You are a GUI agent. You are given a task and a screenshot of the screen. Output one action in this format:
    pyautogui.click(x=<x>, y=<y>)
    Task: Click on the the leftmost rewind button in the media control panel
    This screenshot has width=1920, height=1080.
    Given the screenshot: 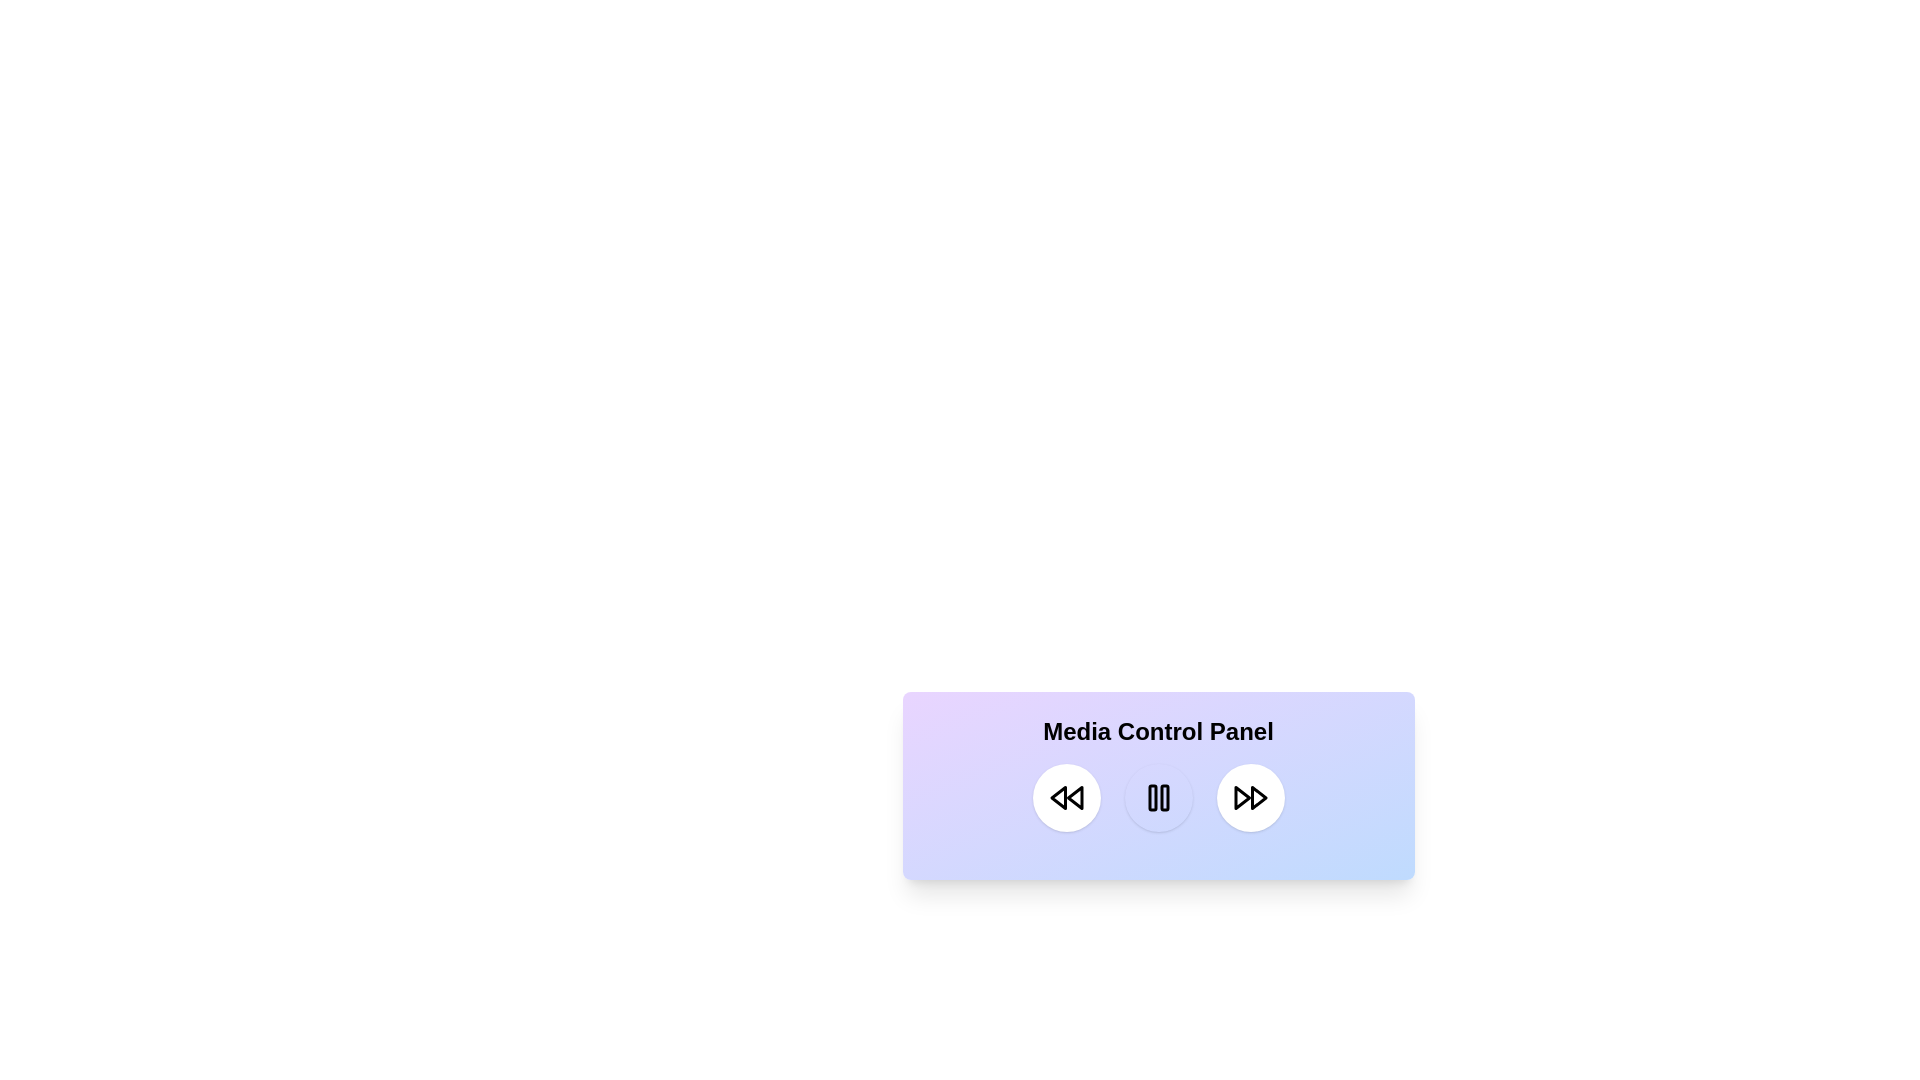 What is the action you would take?
    pyautogui.click(x=1057, y=797)
    